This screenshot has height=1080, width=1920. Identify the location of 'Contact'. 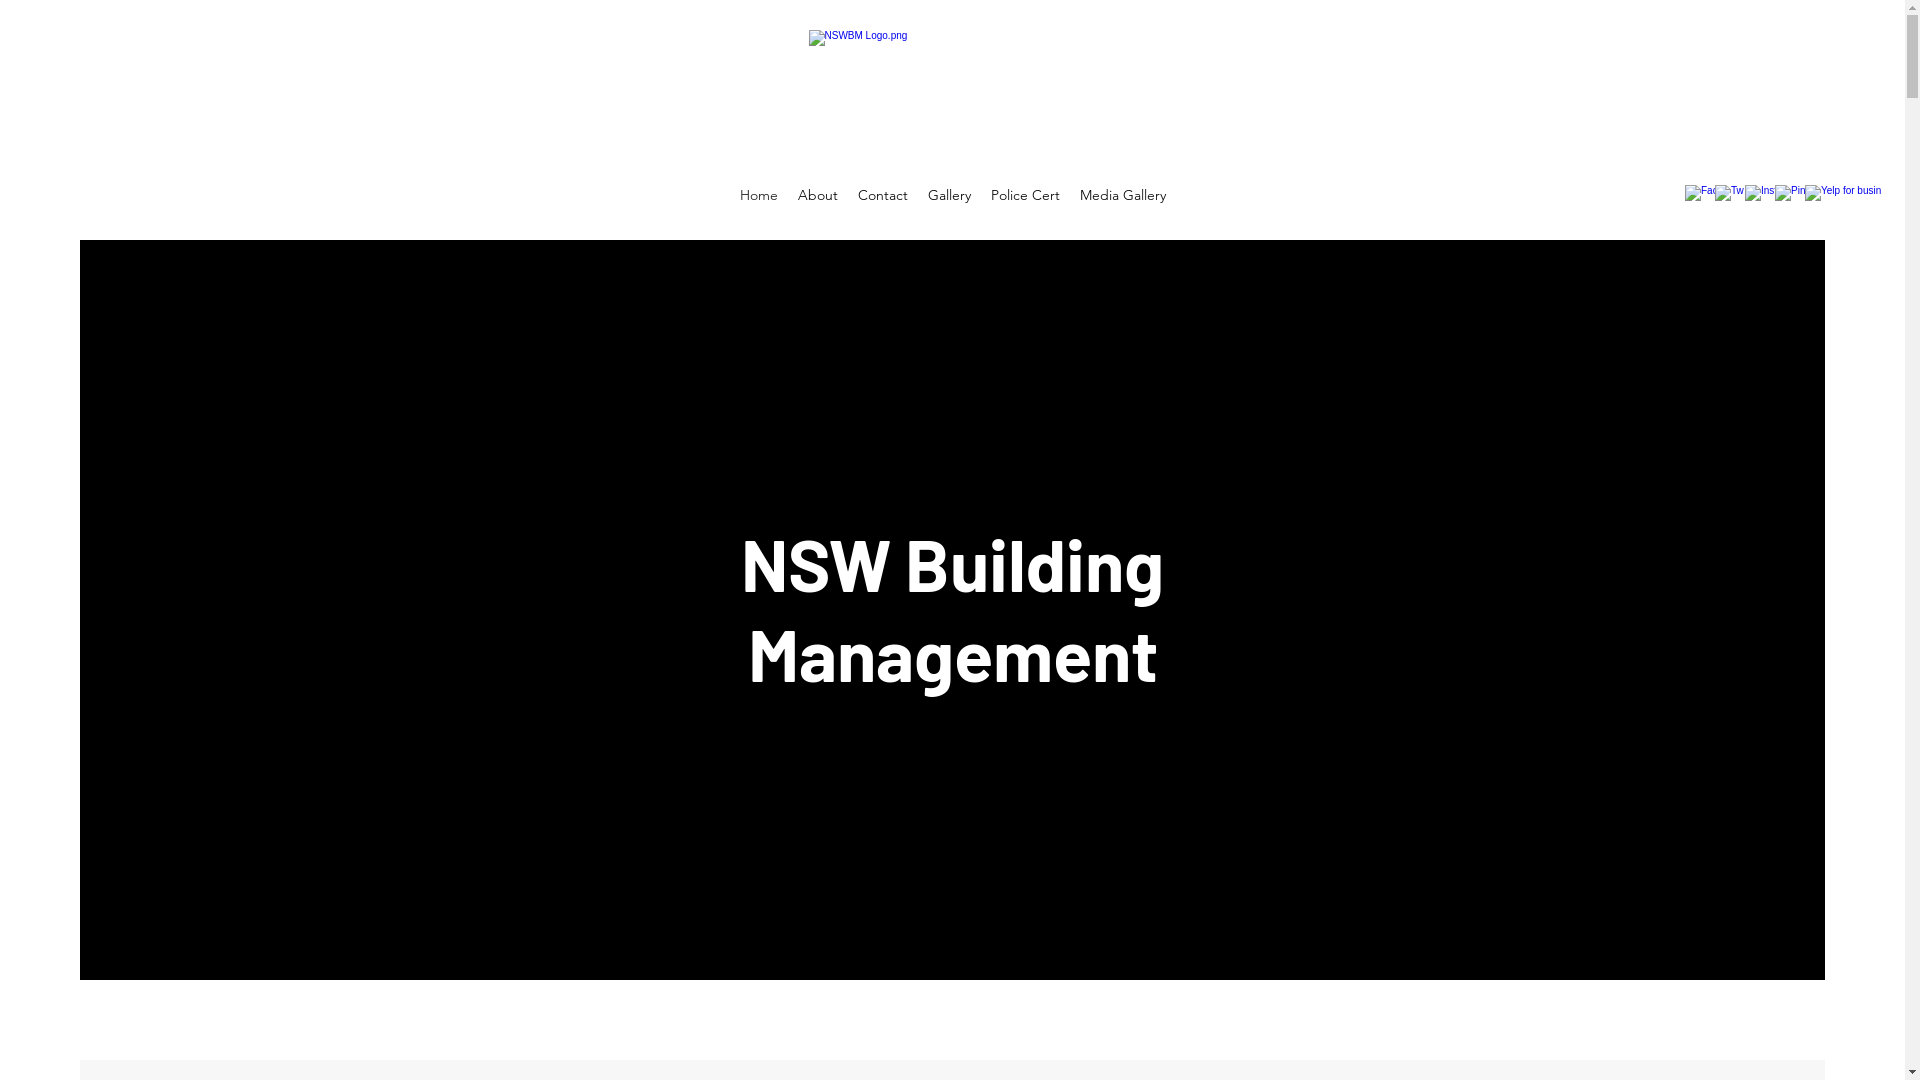
(848, 195).